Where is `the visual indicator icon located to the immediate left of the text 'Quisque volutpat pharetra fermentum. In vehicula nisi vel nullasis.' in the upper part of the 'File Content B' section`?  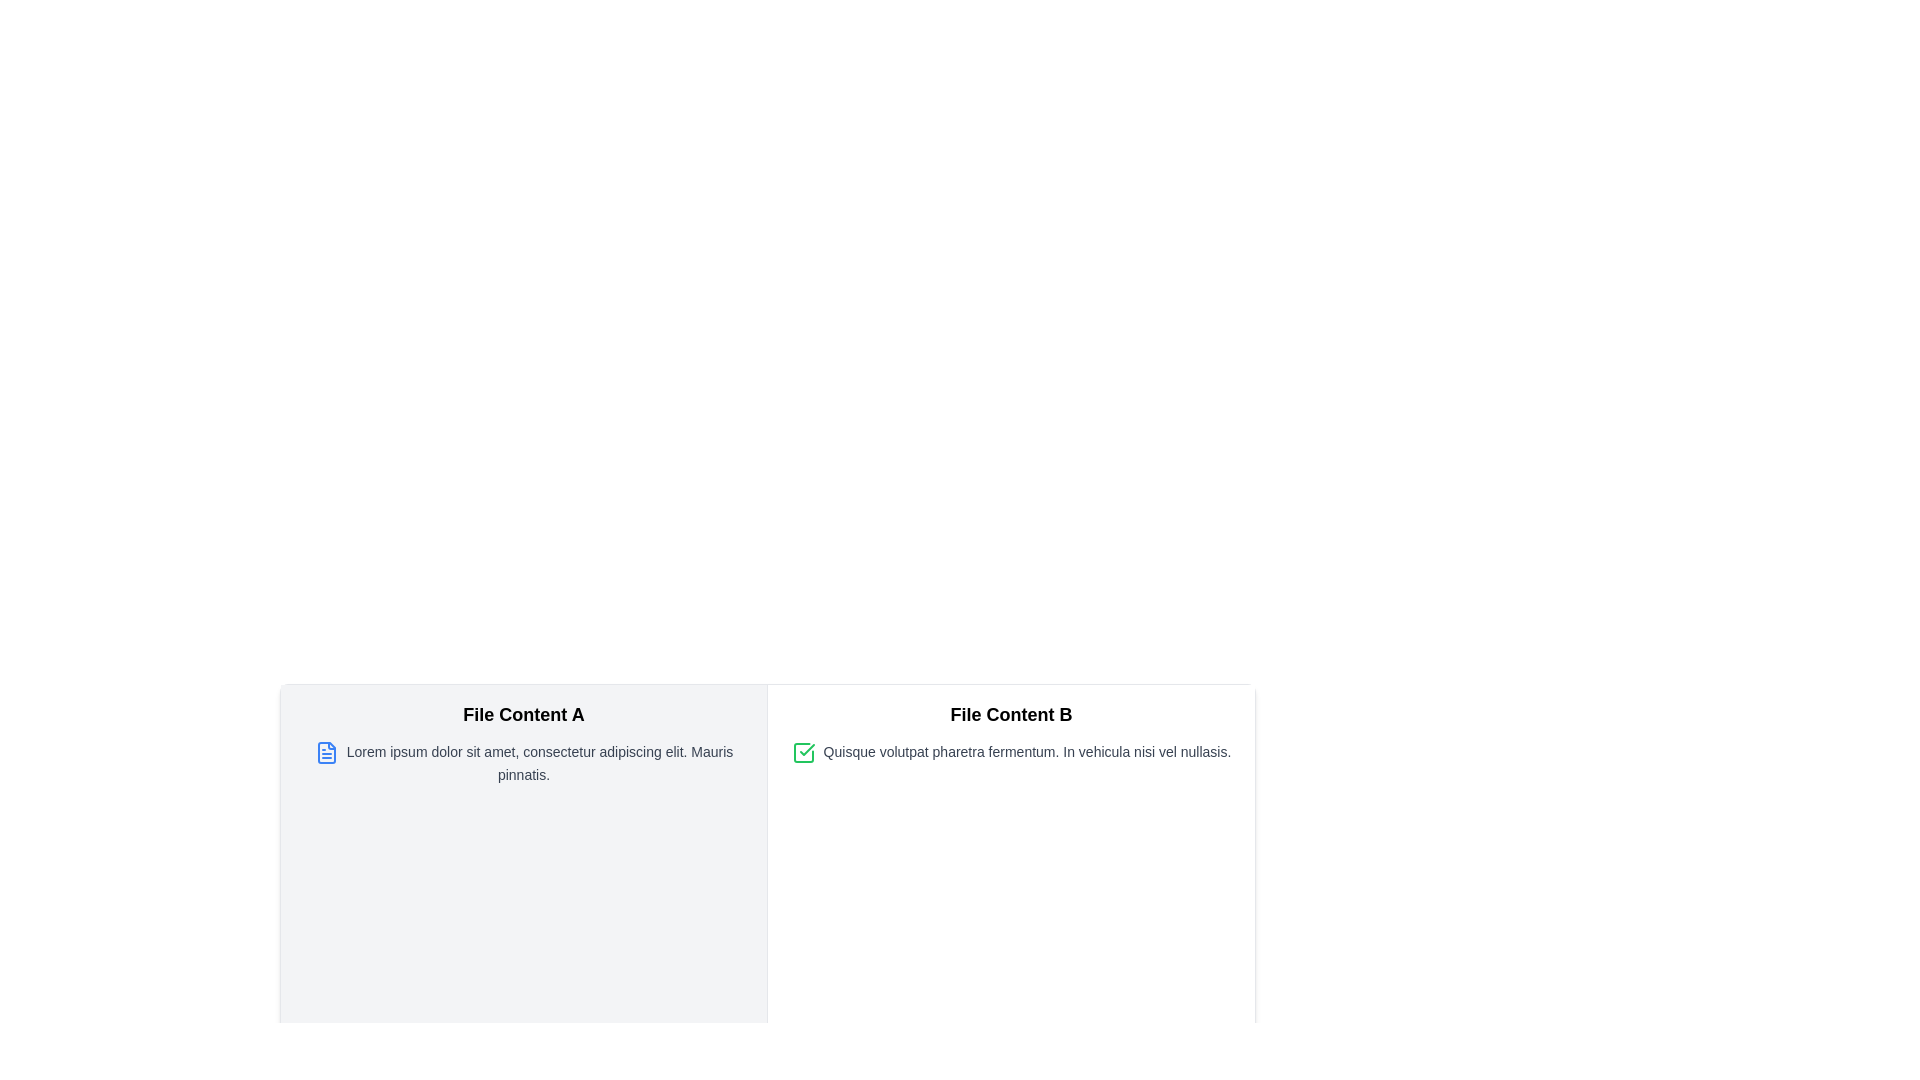
the visual indicator icon located to the immediate left of the text 'Quisque volutpat pharetra fermentum. In vehicula nisi vel nullasis.' in the upper part of the 'File Content B' section is located at coordinates (803, 752).